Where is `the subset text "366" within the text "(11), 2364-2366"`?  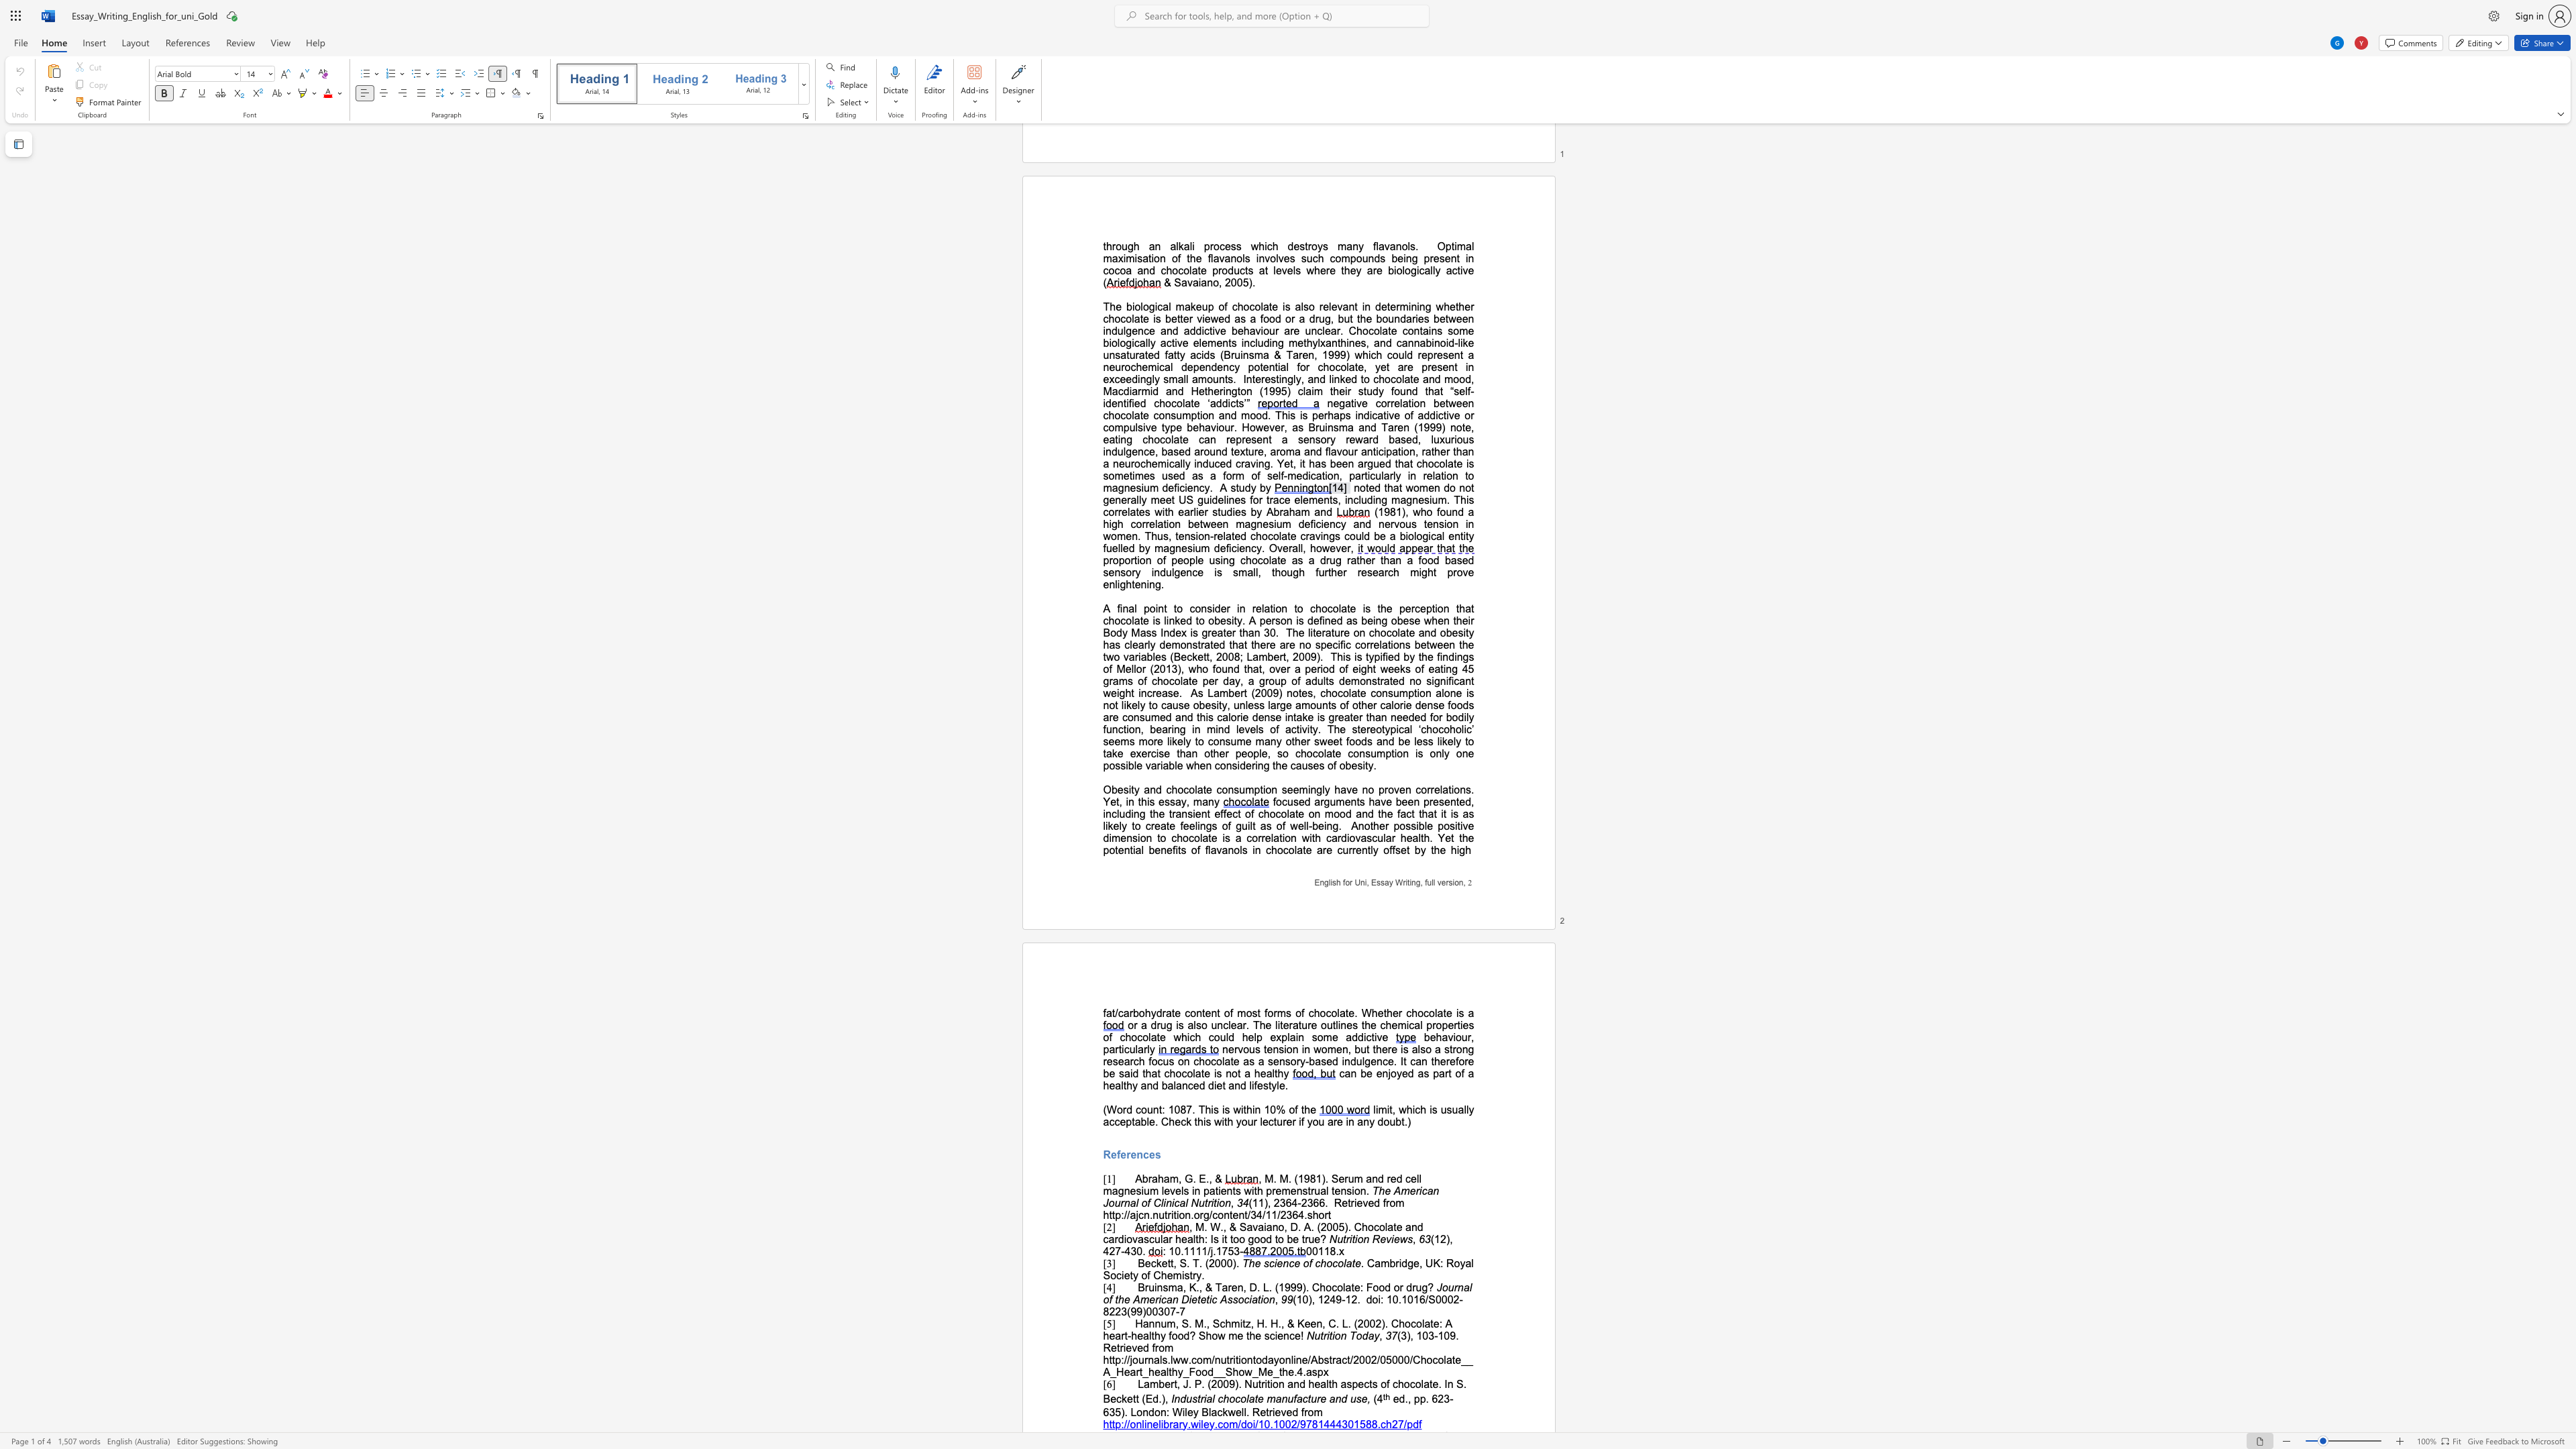
the subset text "366" within the text "(11), 2364-2366" is located at coordinates (1307, 1203).